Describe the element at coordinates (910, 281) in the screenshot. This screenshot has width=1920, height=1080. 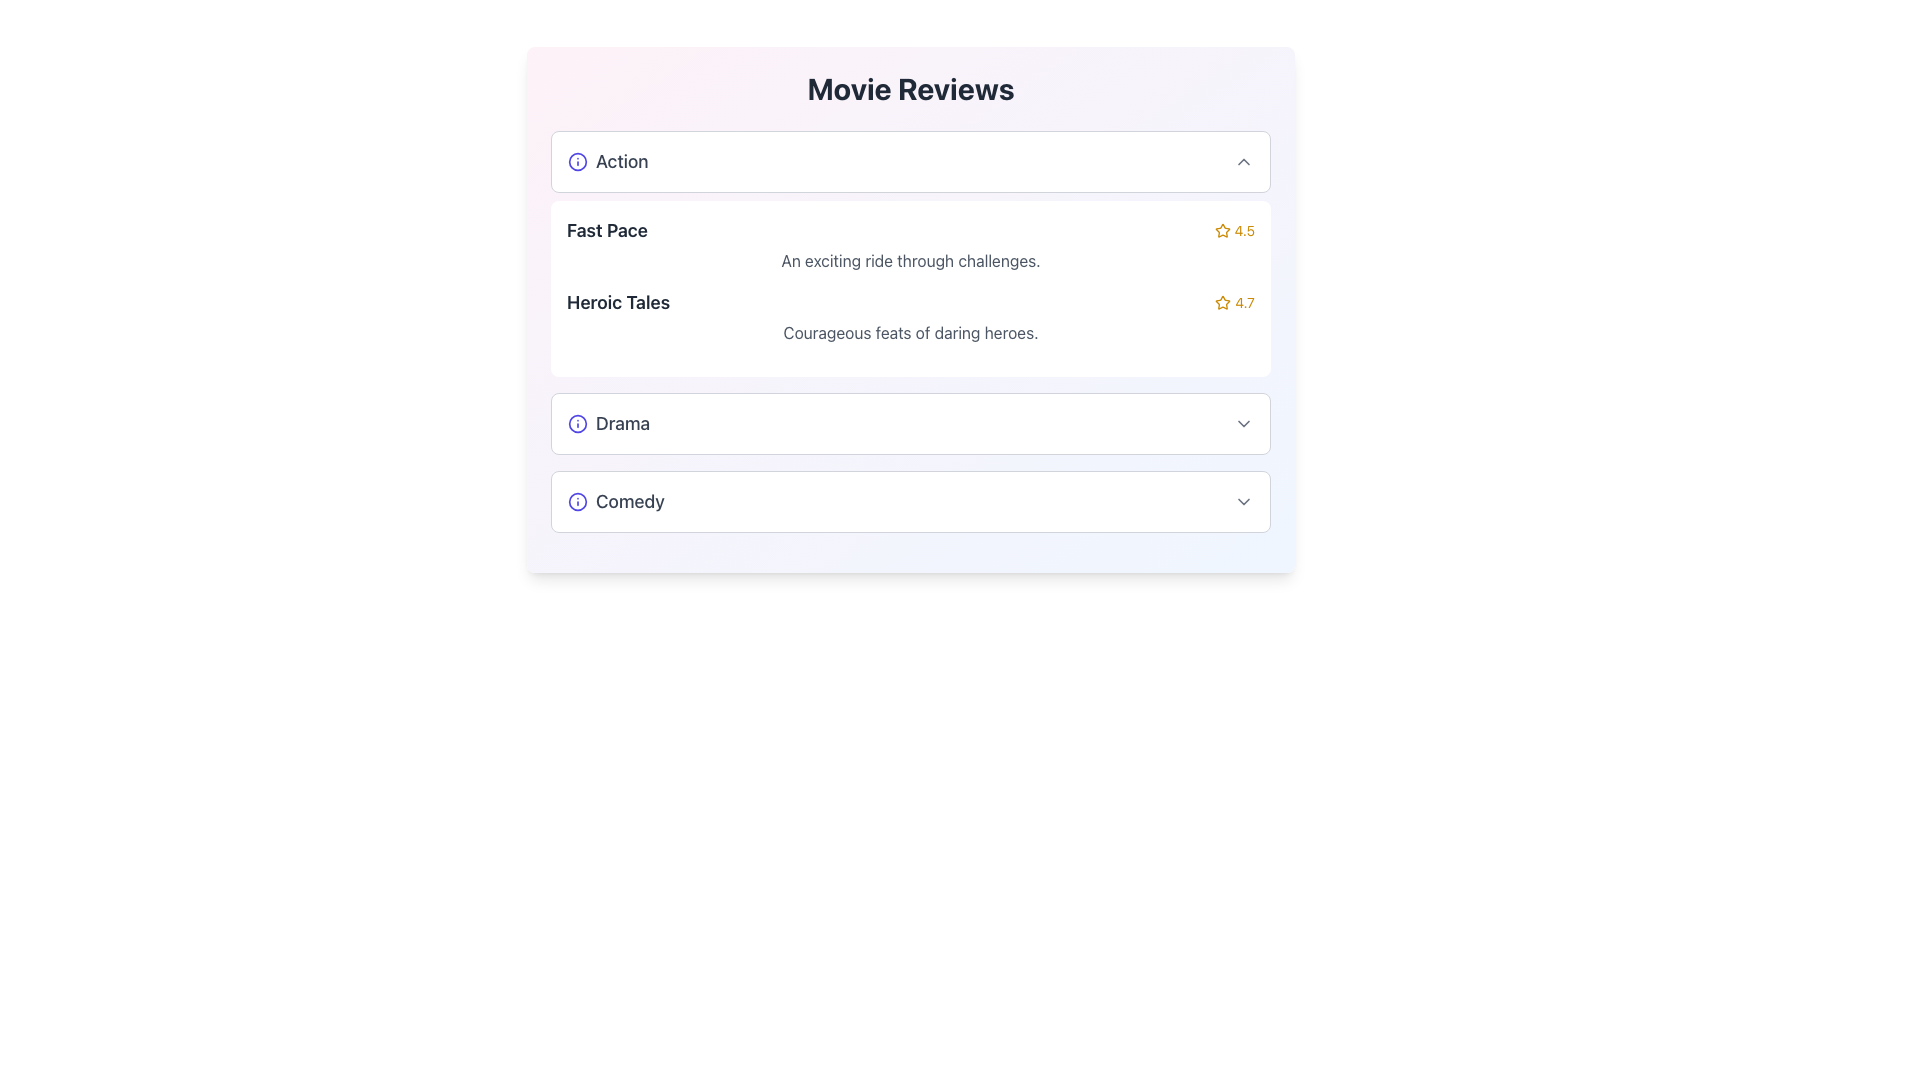
I see `the composite informational display element showing movie titles 'Fast Pace' and 'Heroic Tales'` at that location.